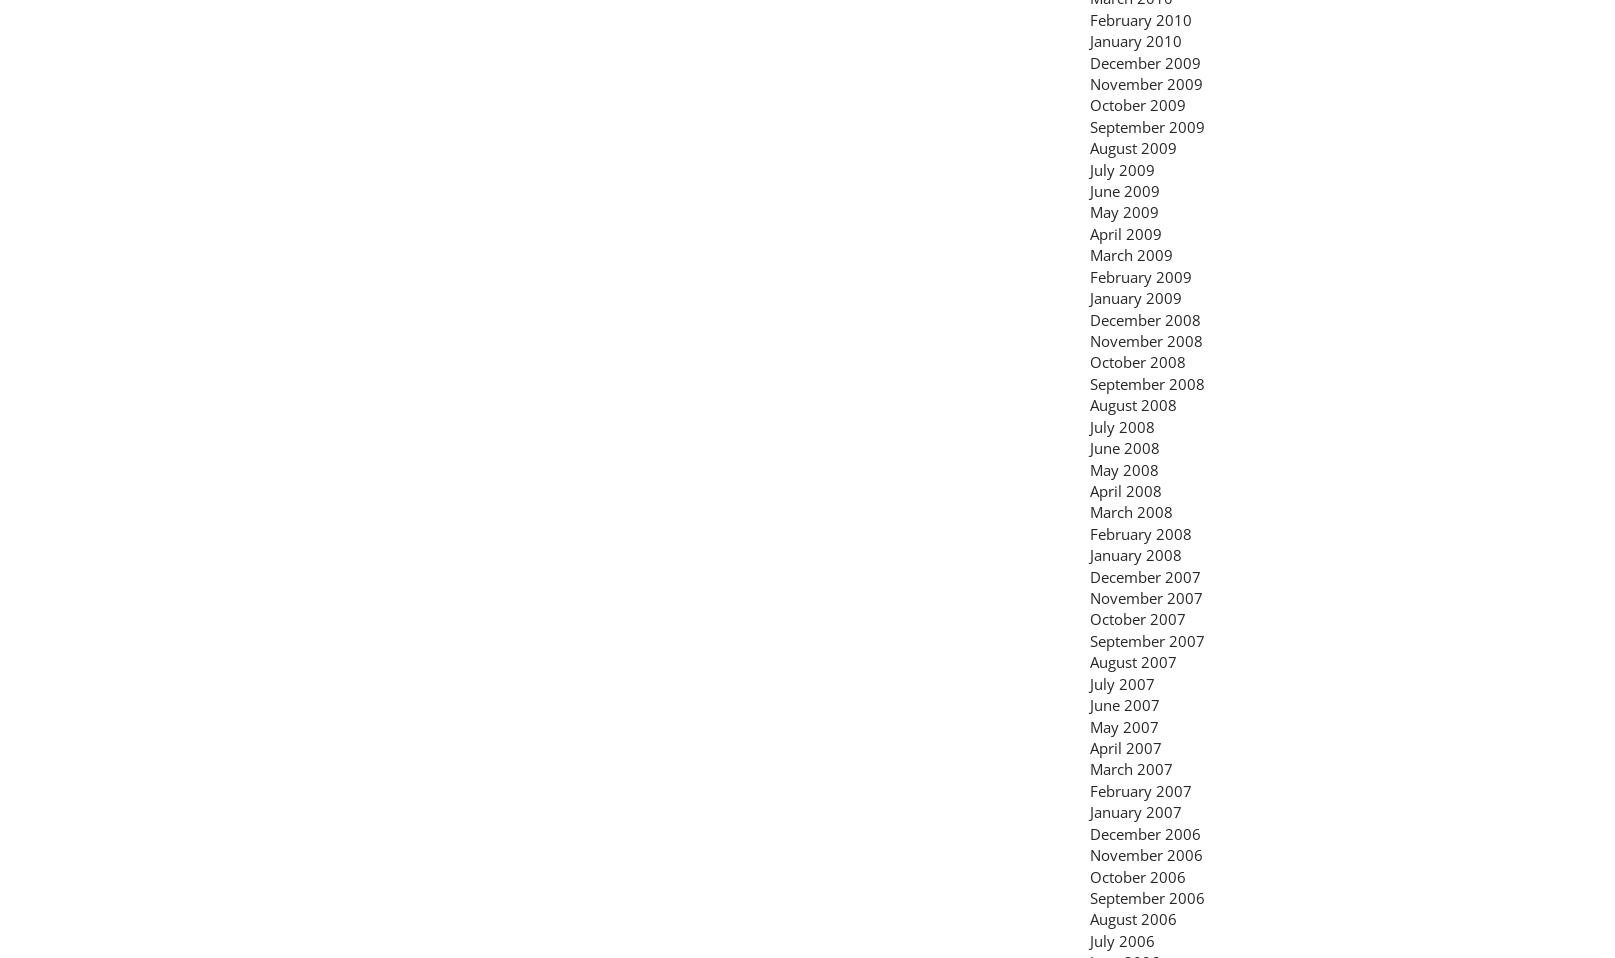 The width and height of the screenshot is (1615, 958). I want to click on 'June 2009', so click(1089, 190).